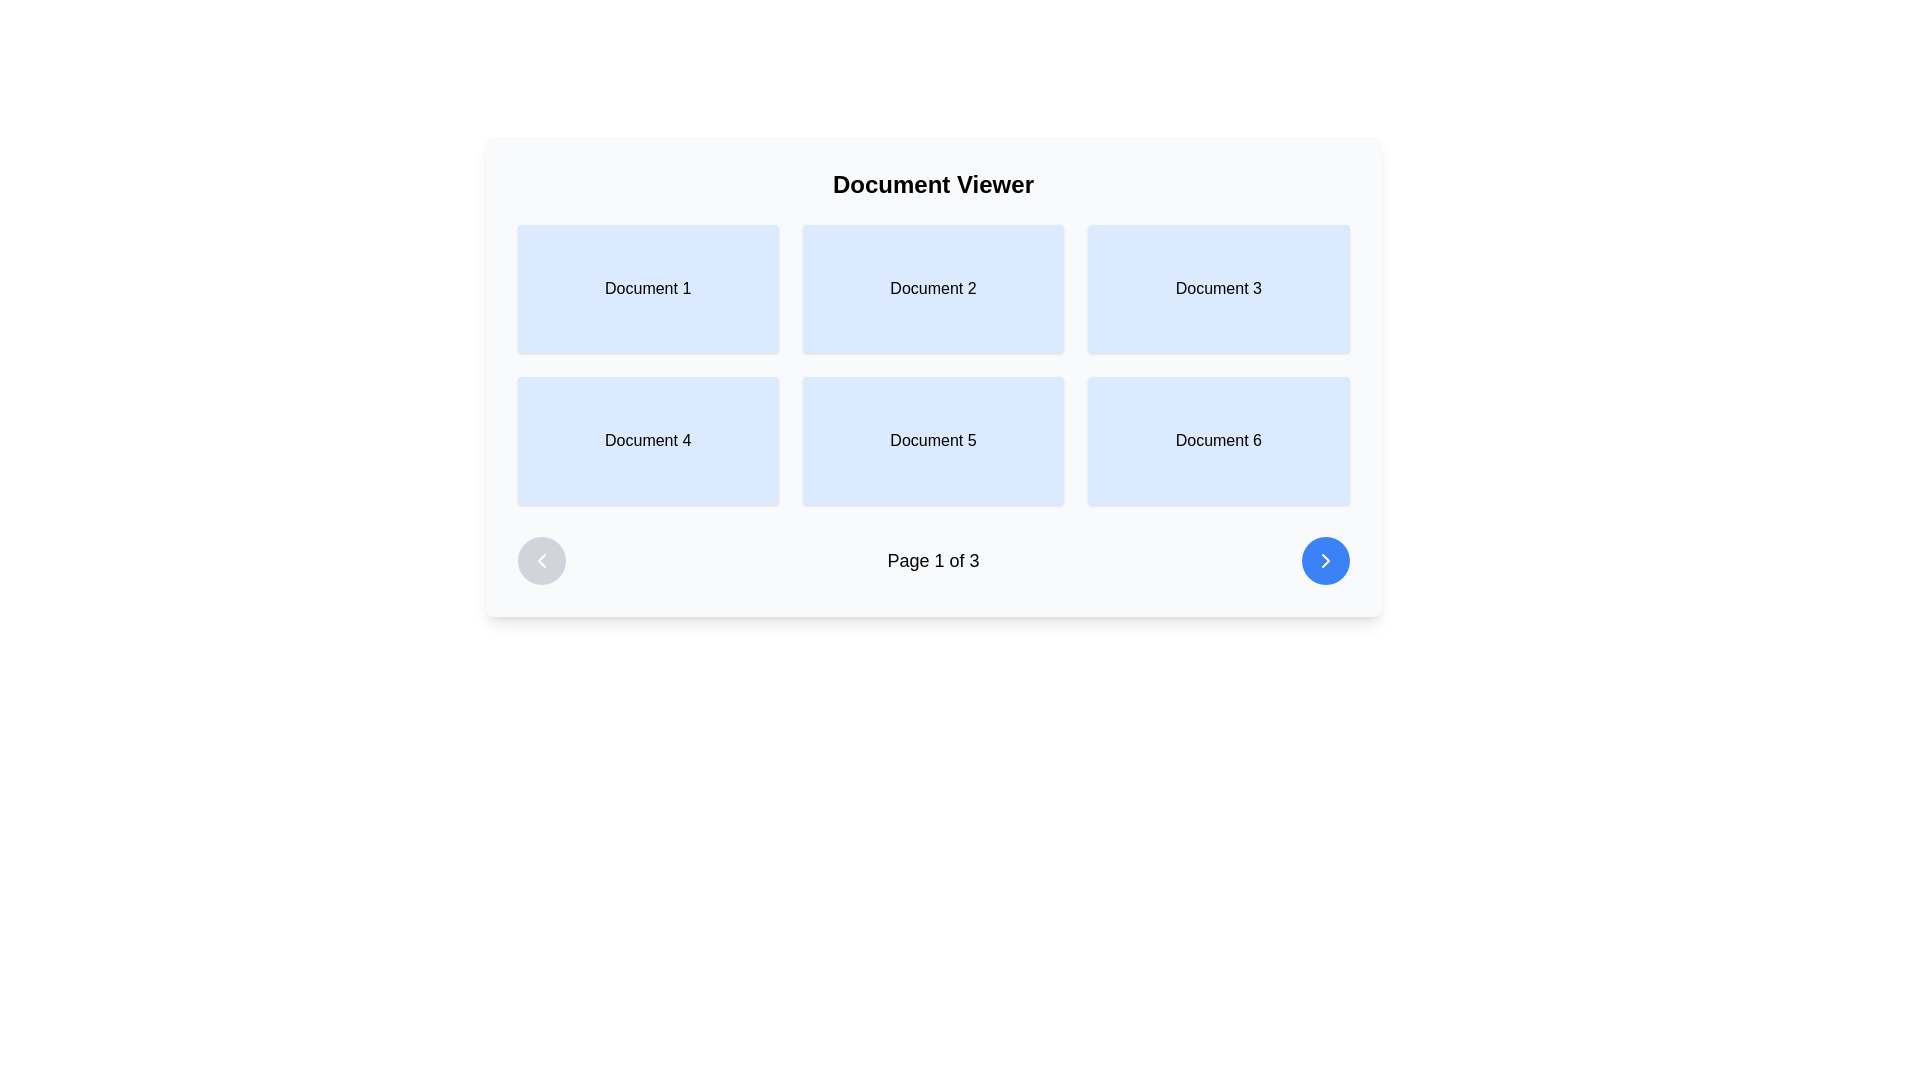 The image size is (1920, 1080). What do you see at coordinates (1325, 560) in the screenshot?
I see `the circular button containing the chevron-shaped icon located in the bottom-right corner of the interface` at bounding box center [1325, 560].